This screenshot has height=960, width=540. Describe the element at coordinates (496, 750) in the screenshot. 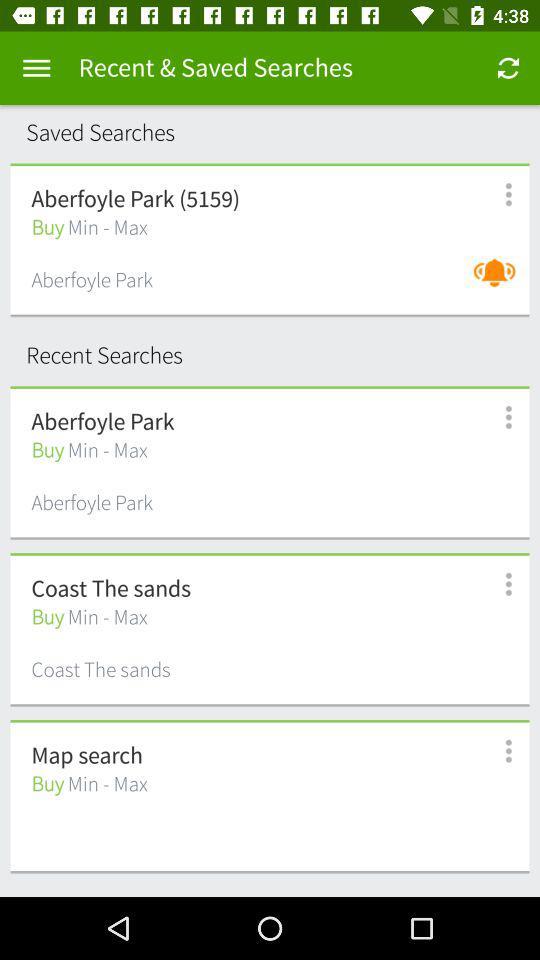

I see `this is join website` at that location.